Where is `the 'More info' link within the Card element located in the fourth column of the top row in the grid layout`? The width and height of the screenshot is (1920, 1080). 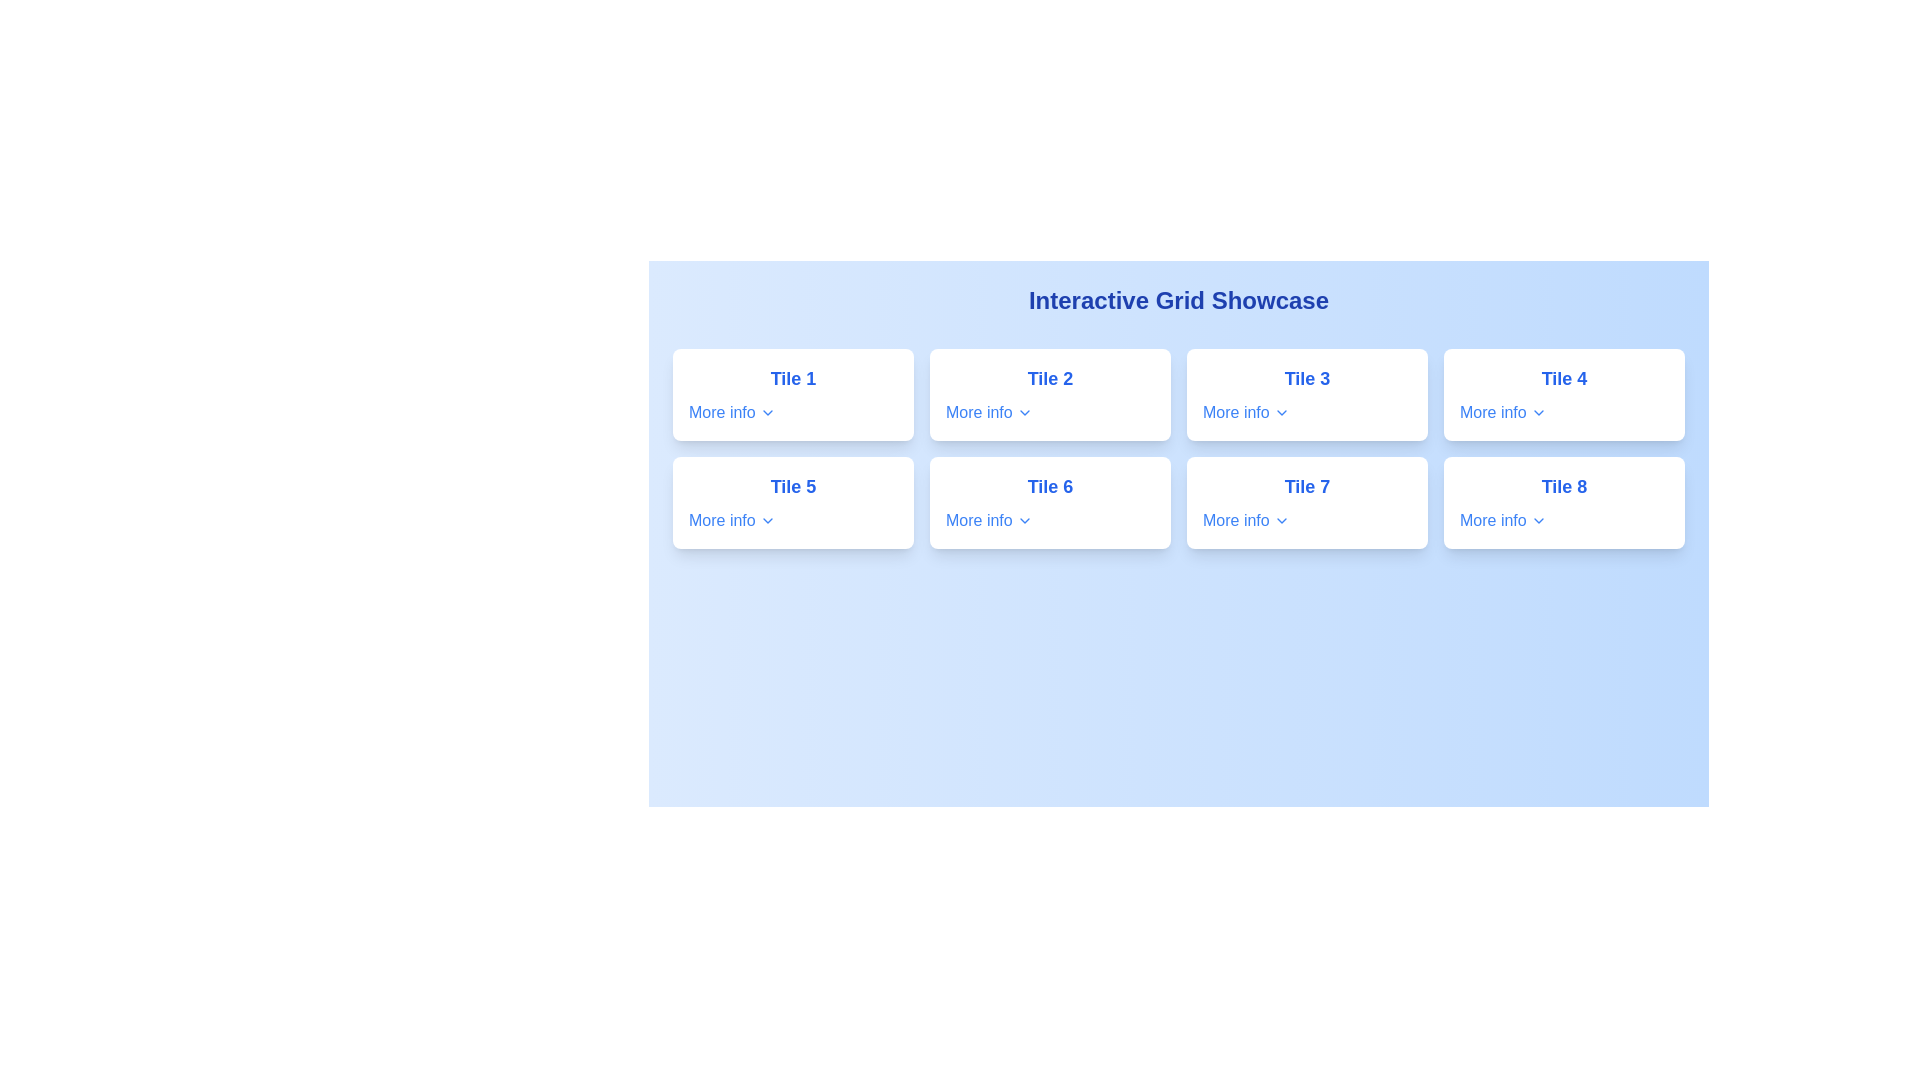
the 'More info' link within the Card element located in the fourth column of the top row in the grid layout is located at coordinates (1563, 394).